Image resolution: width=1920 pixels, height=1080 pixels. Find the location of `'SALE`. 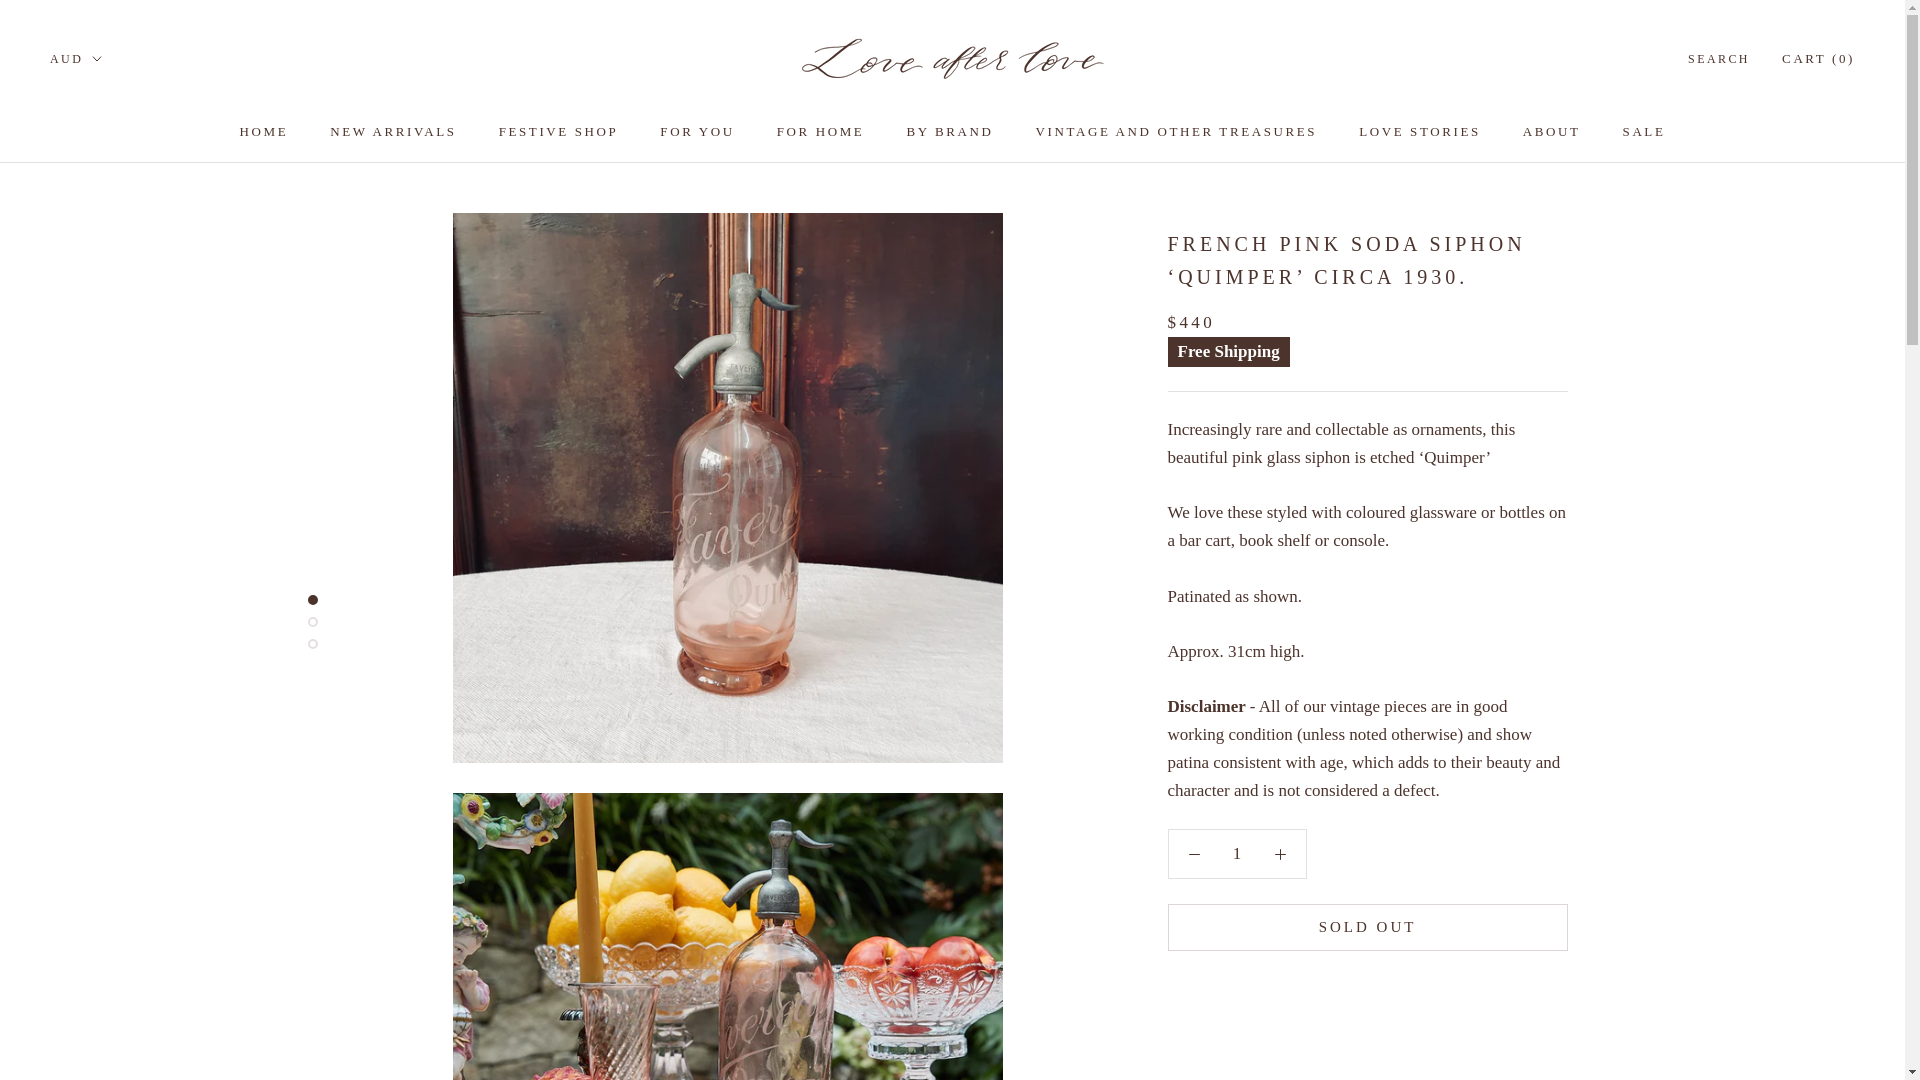

'SALE is located at coordinates (1644, 131).